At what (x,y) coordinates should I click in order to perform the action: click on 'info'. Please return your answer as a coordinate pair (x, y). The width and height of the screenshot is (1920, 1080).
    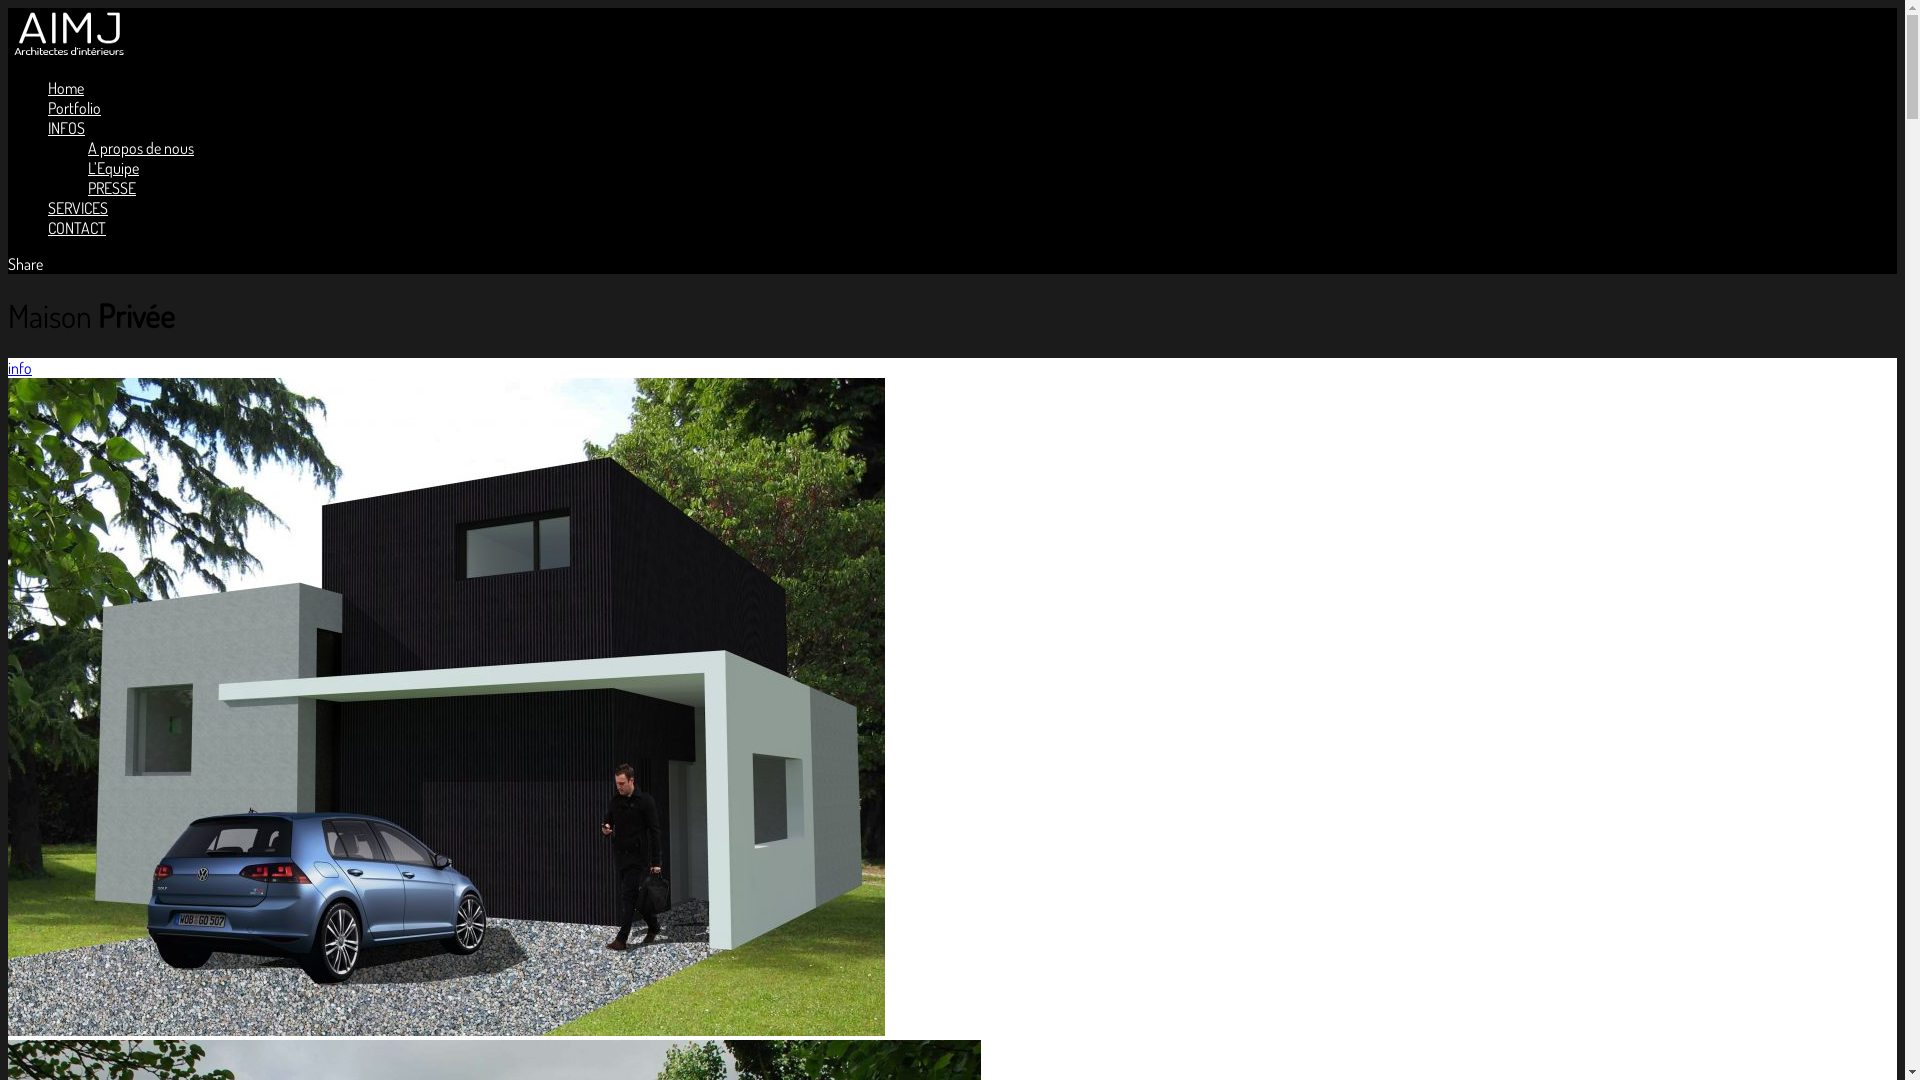
    Looking at the image, I should click on (19, 367).